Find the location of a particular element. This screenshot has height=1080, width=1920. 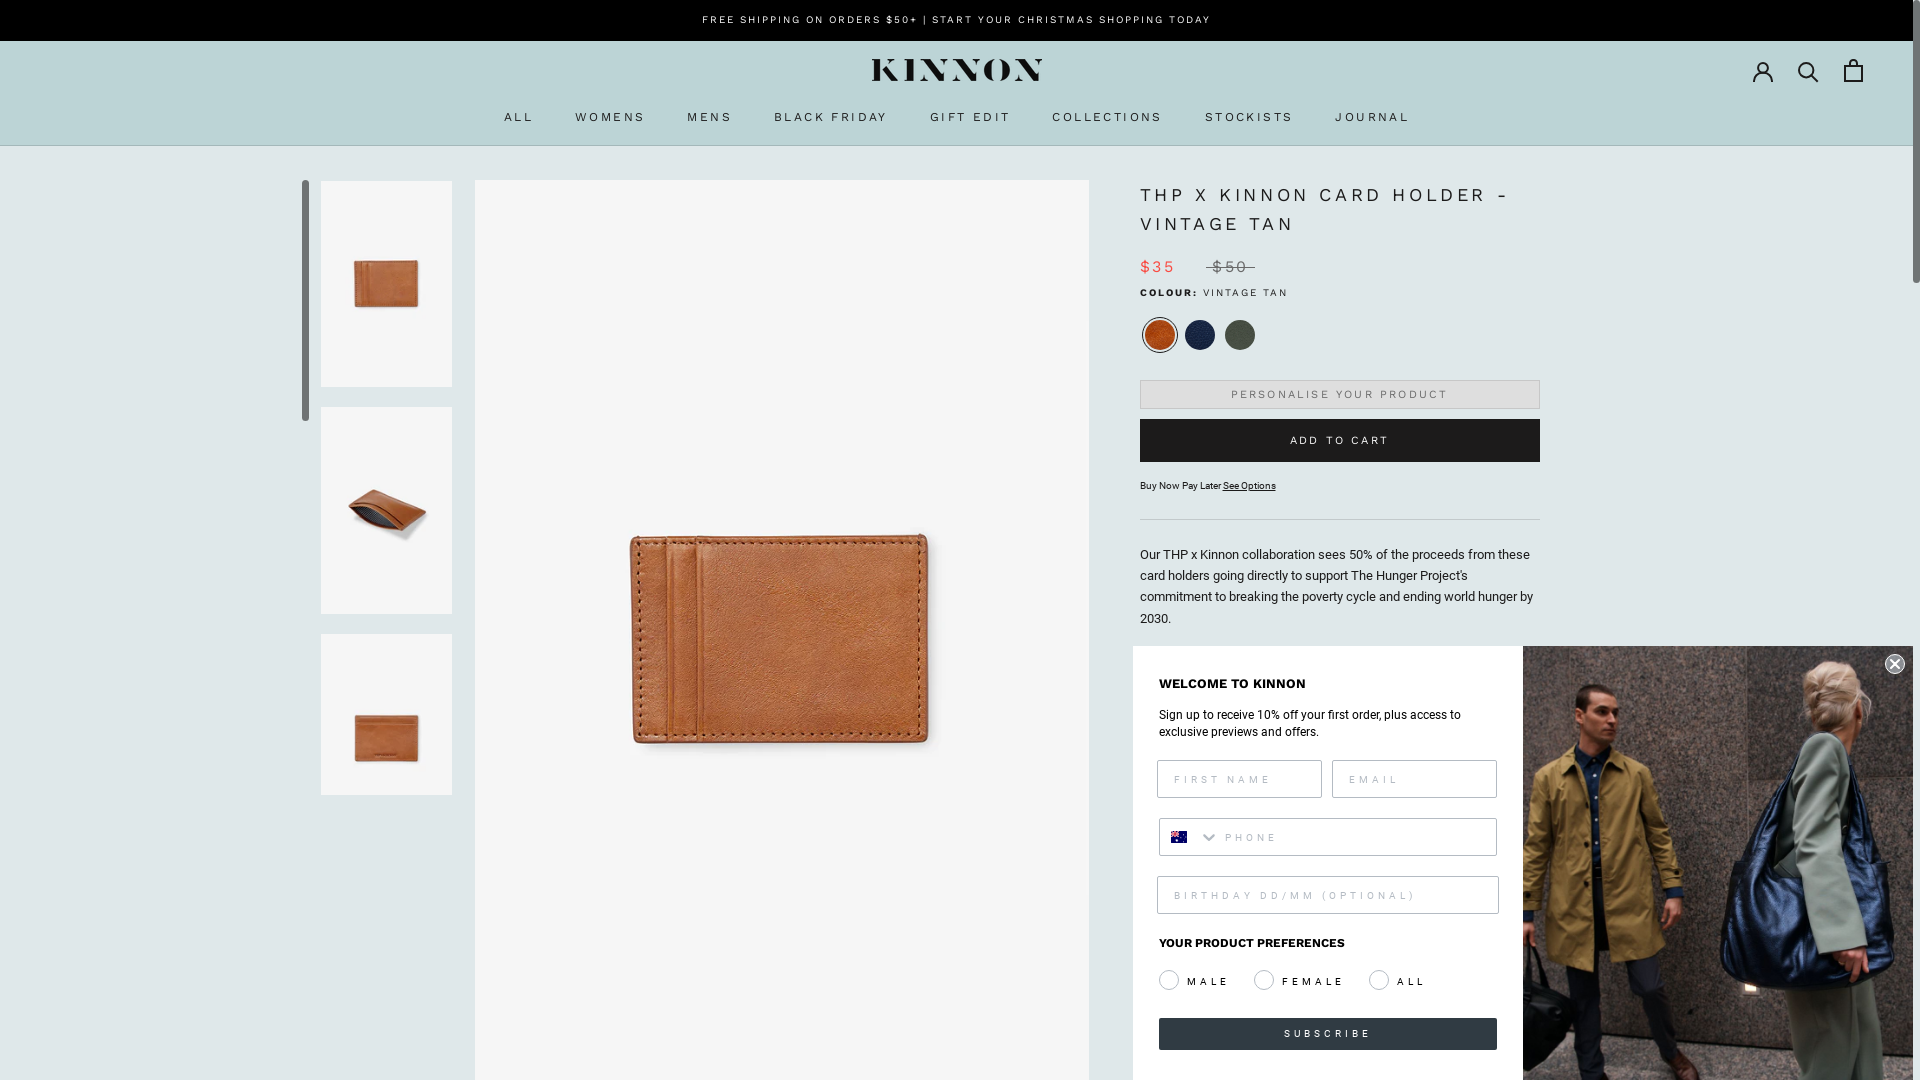

'ALL is located at coordinates (518, 116).